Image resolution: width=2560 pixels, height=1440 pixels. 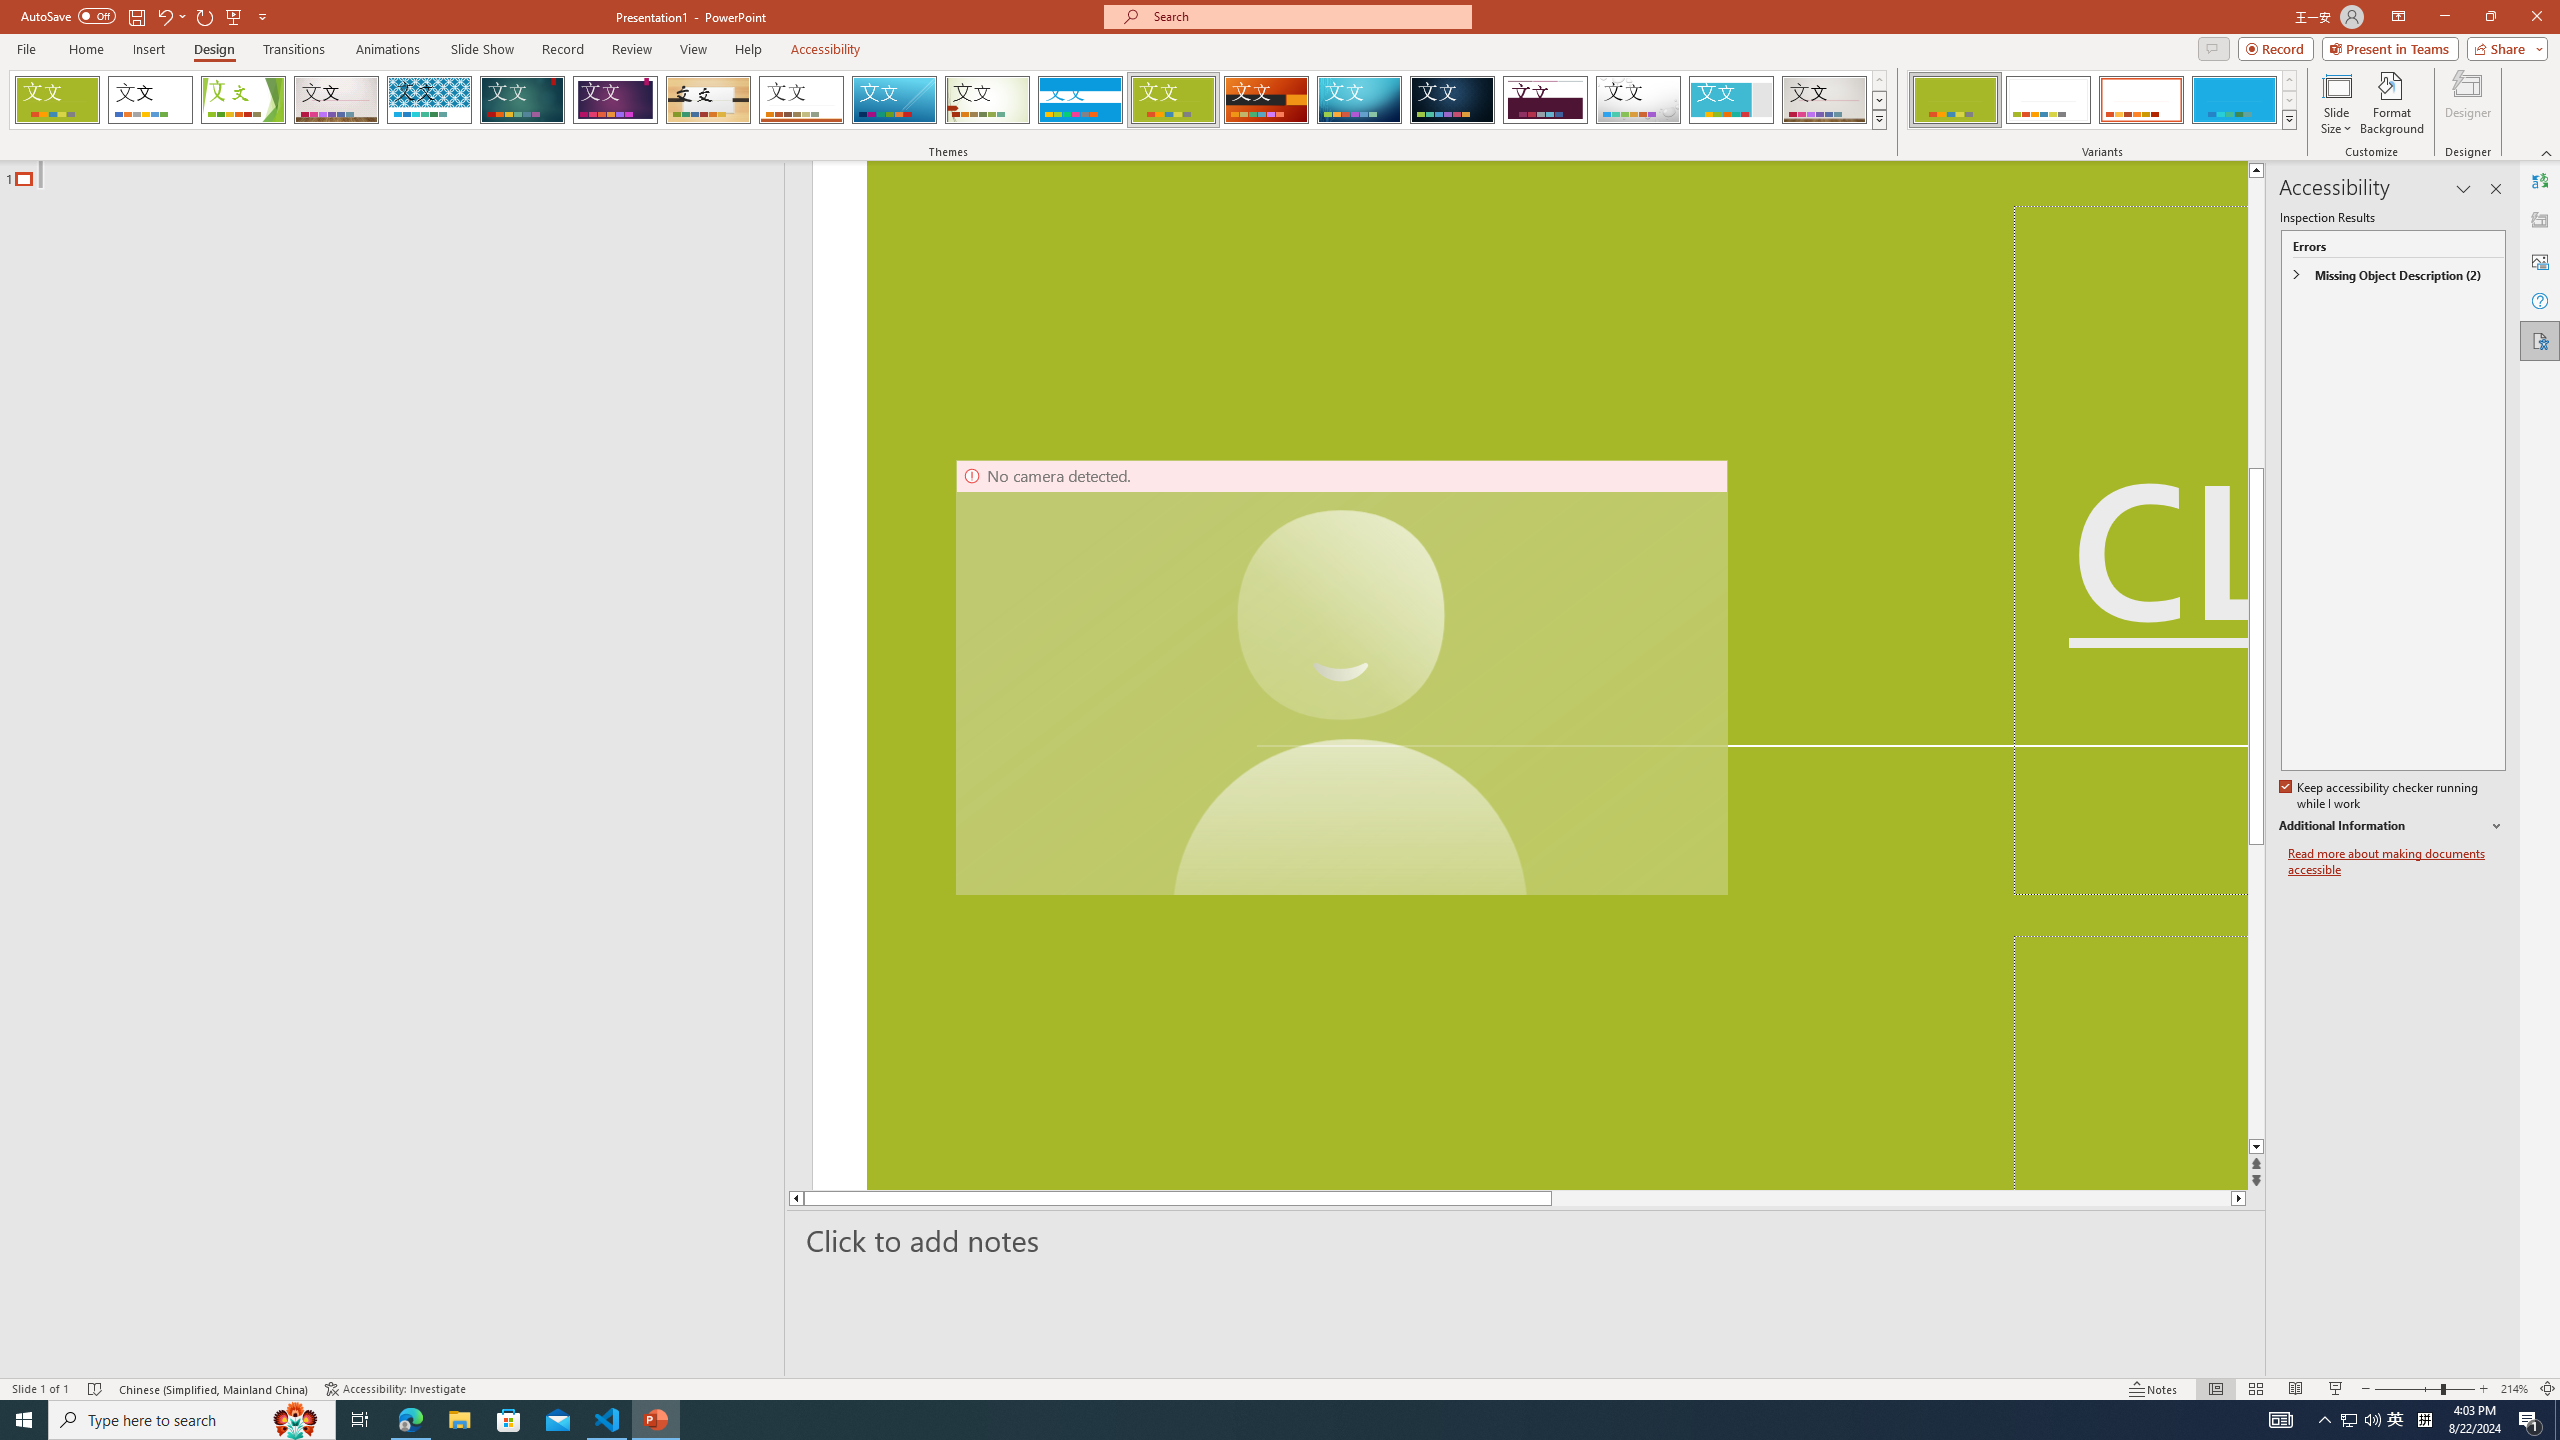 What do you see at coordinates (1080, 99) in the screenshot?
I see `'Banded'` at bounding box center [1080, 99].